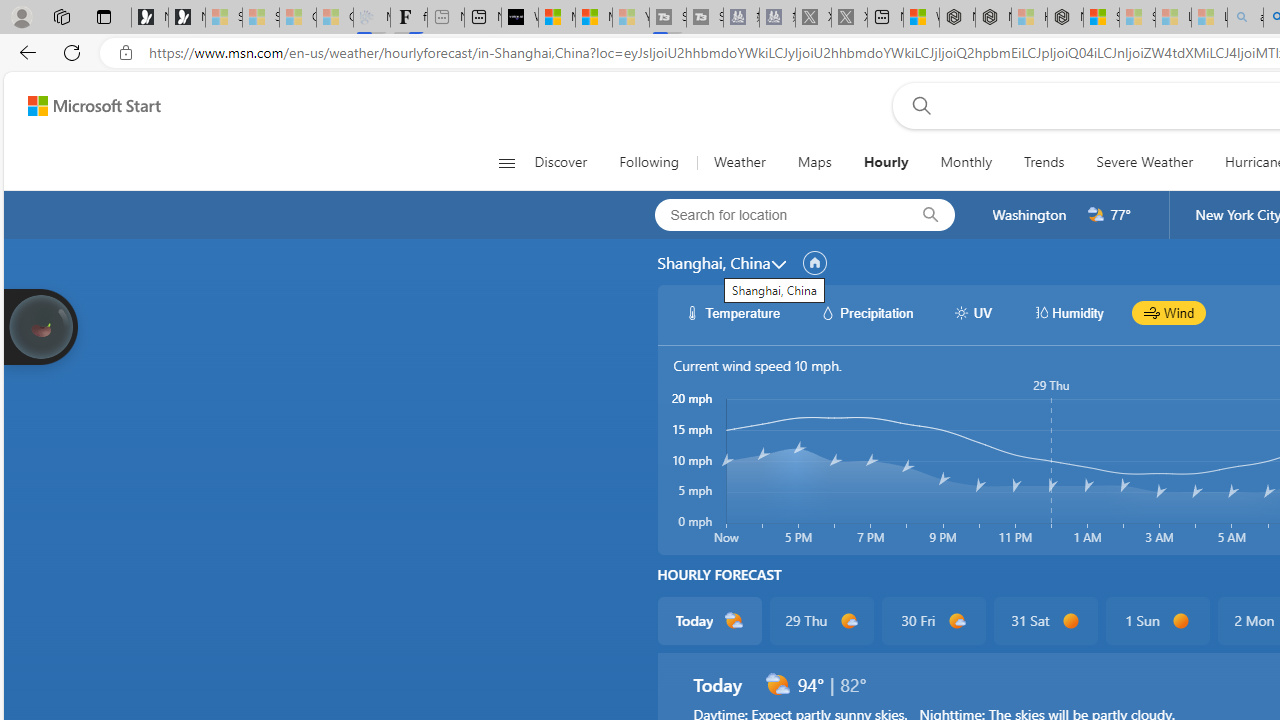  I want to click on 'hourlyChart/uvWhite UV', so click(972, 312).